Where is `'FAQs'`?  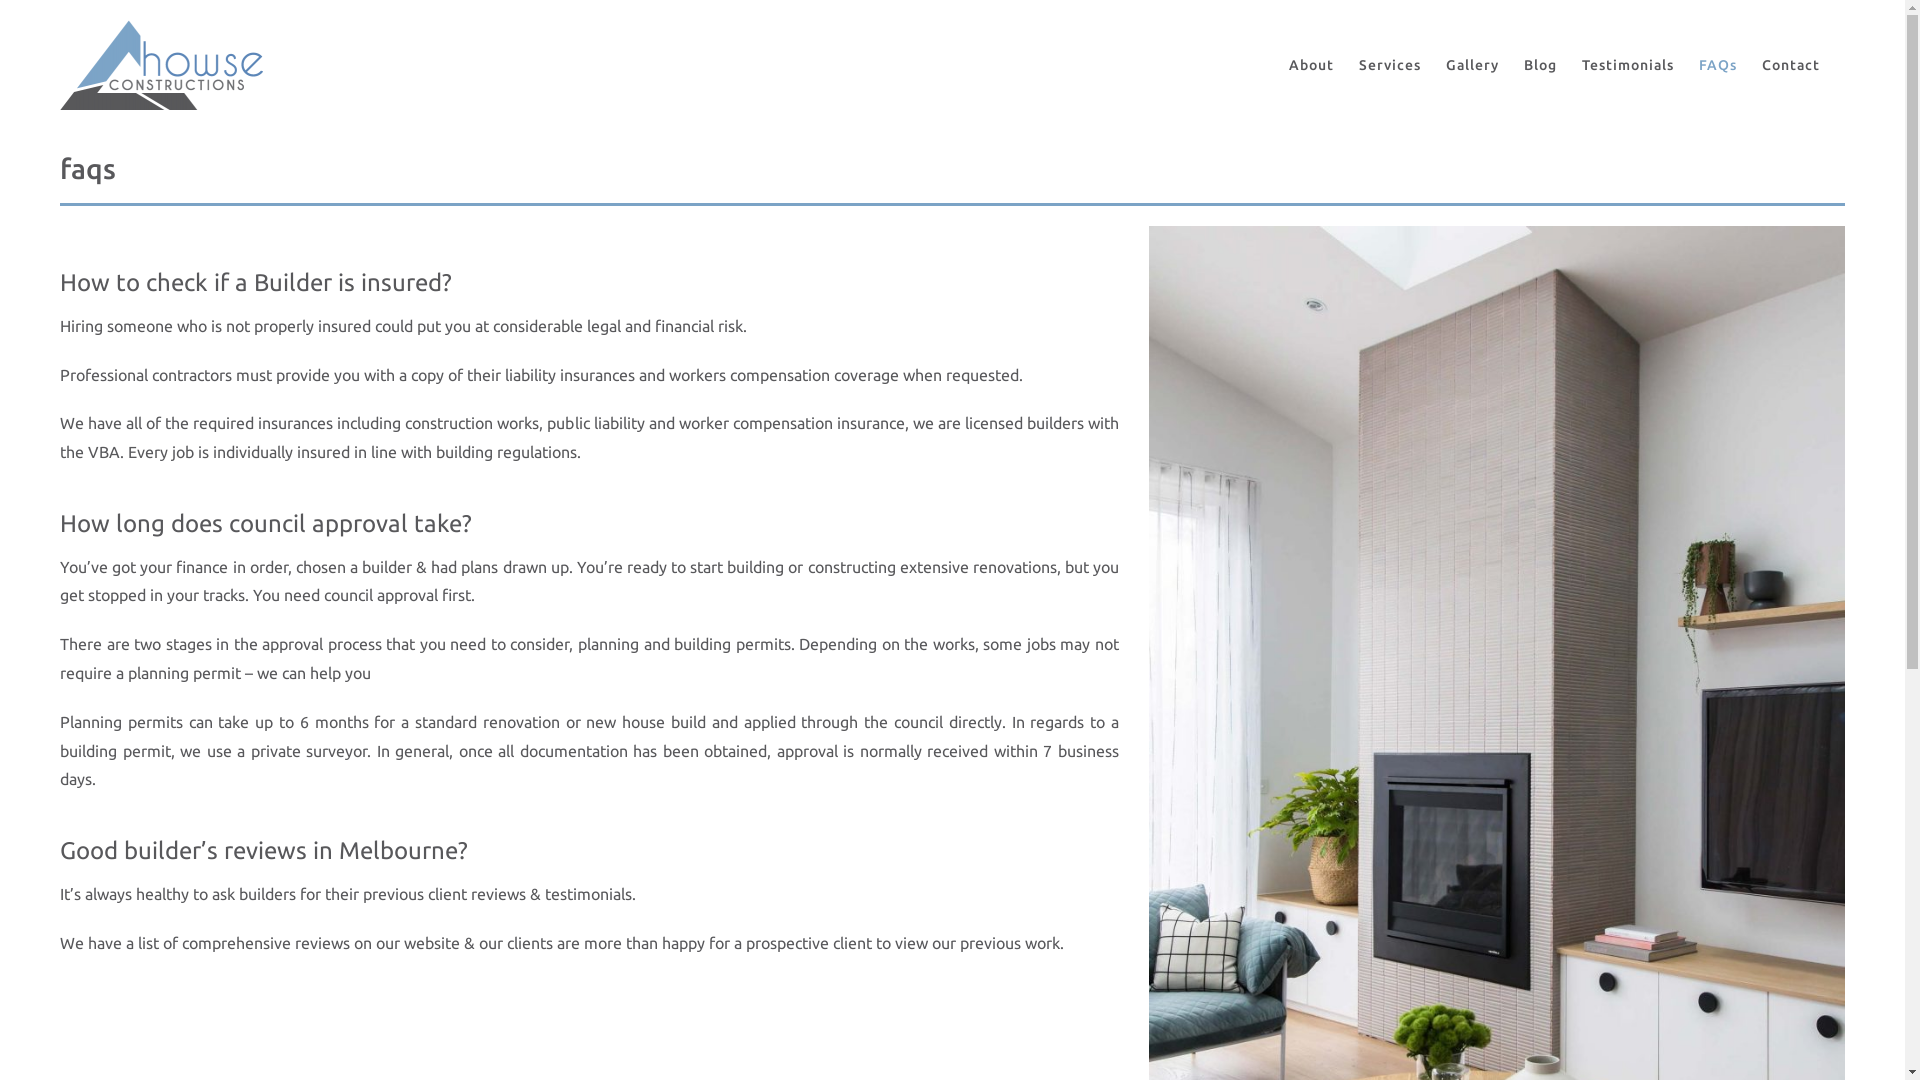 'FAQs' is located at coordinates (1698, 64).